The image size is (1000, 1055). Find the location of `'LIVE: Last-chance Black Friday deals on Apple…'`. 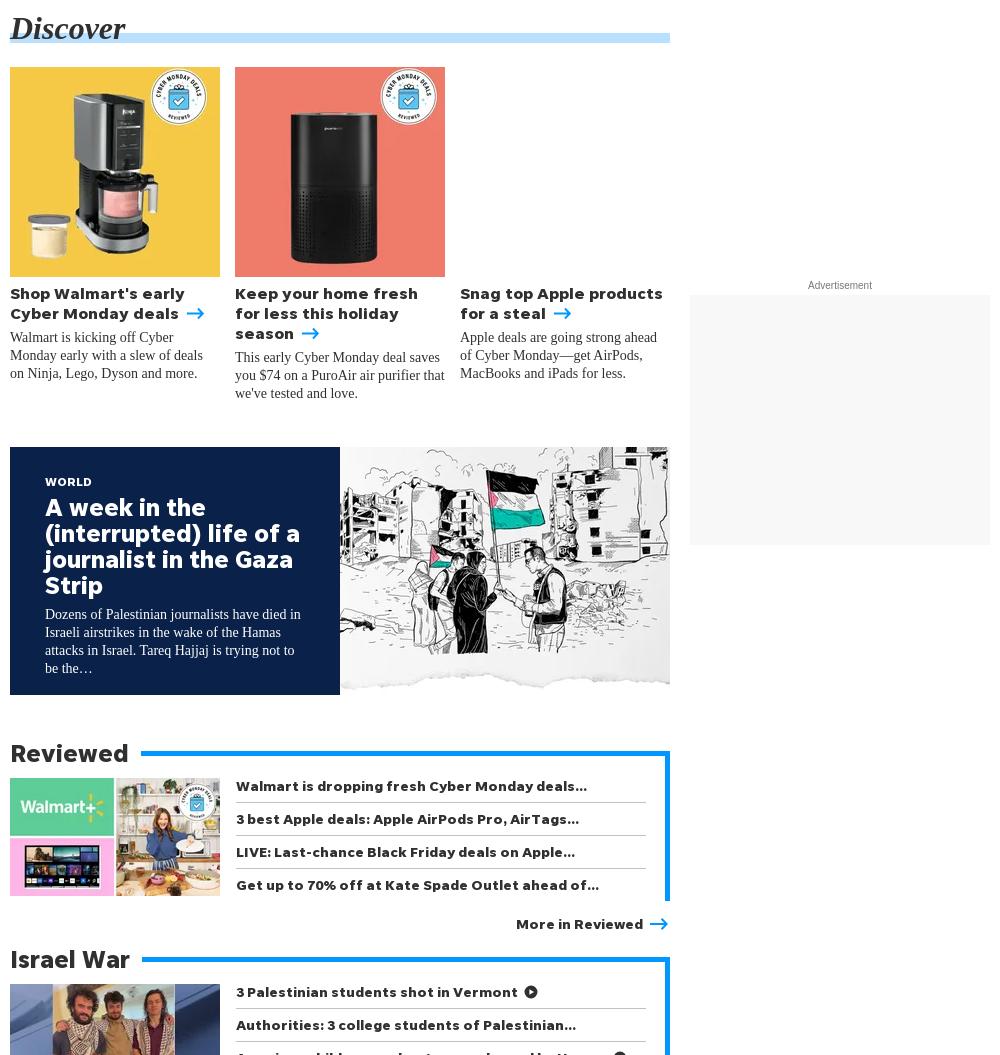

'LIVE: Last-chance Black Friday deals on Apple…' is located at coordinates (405, 851).